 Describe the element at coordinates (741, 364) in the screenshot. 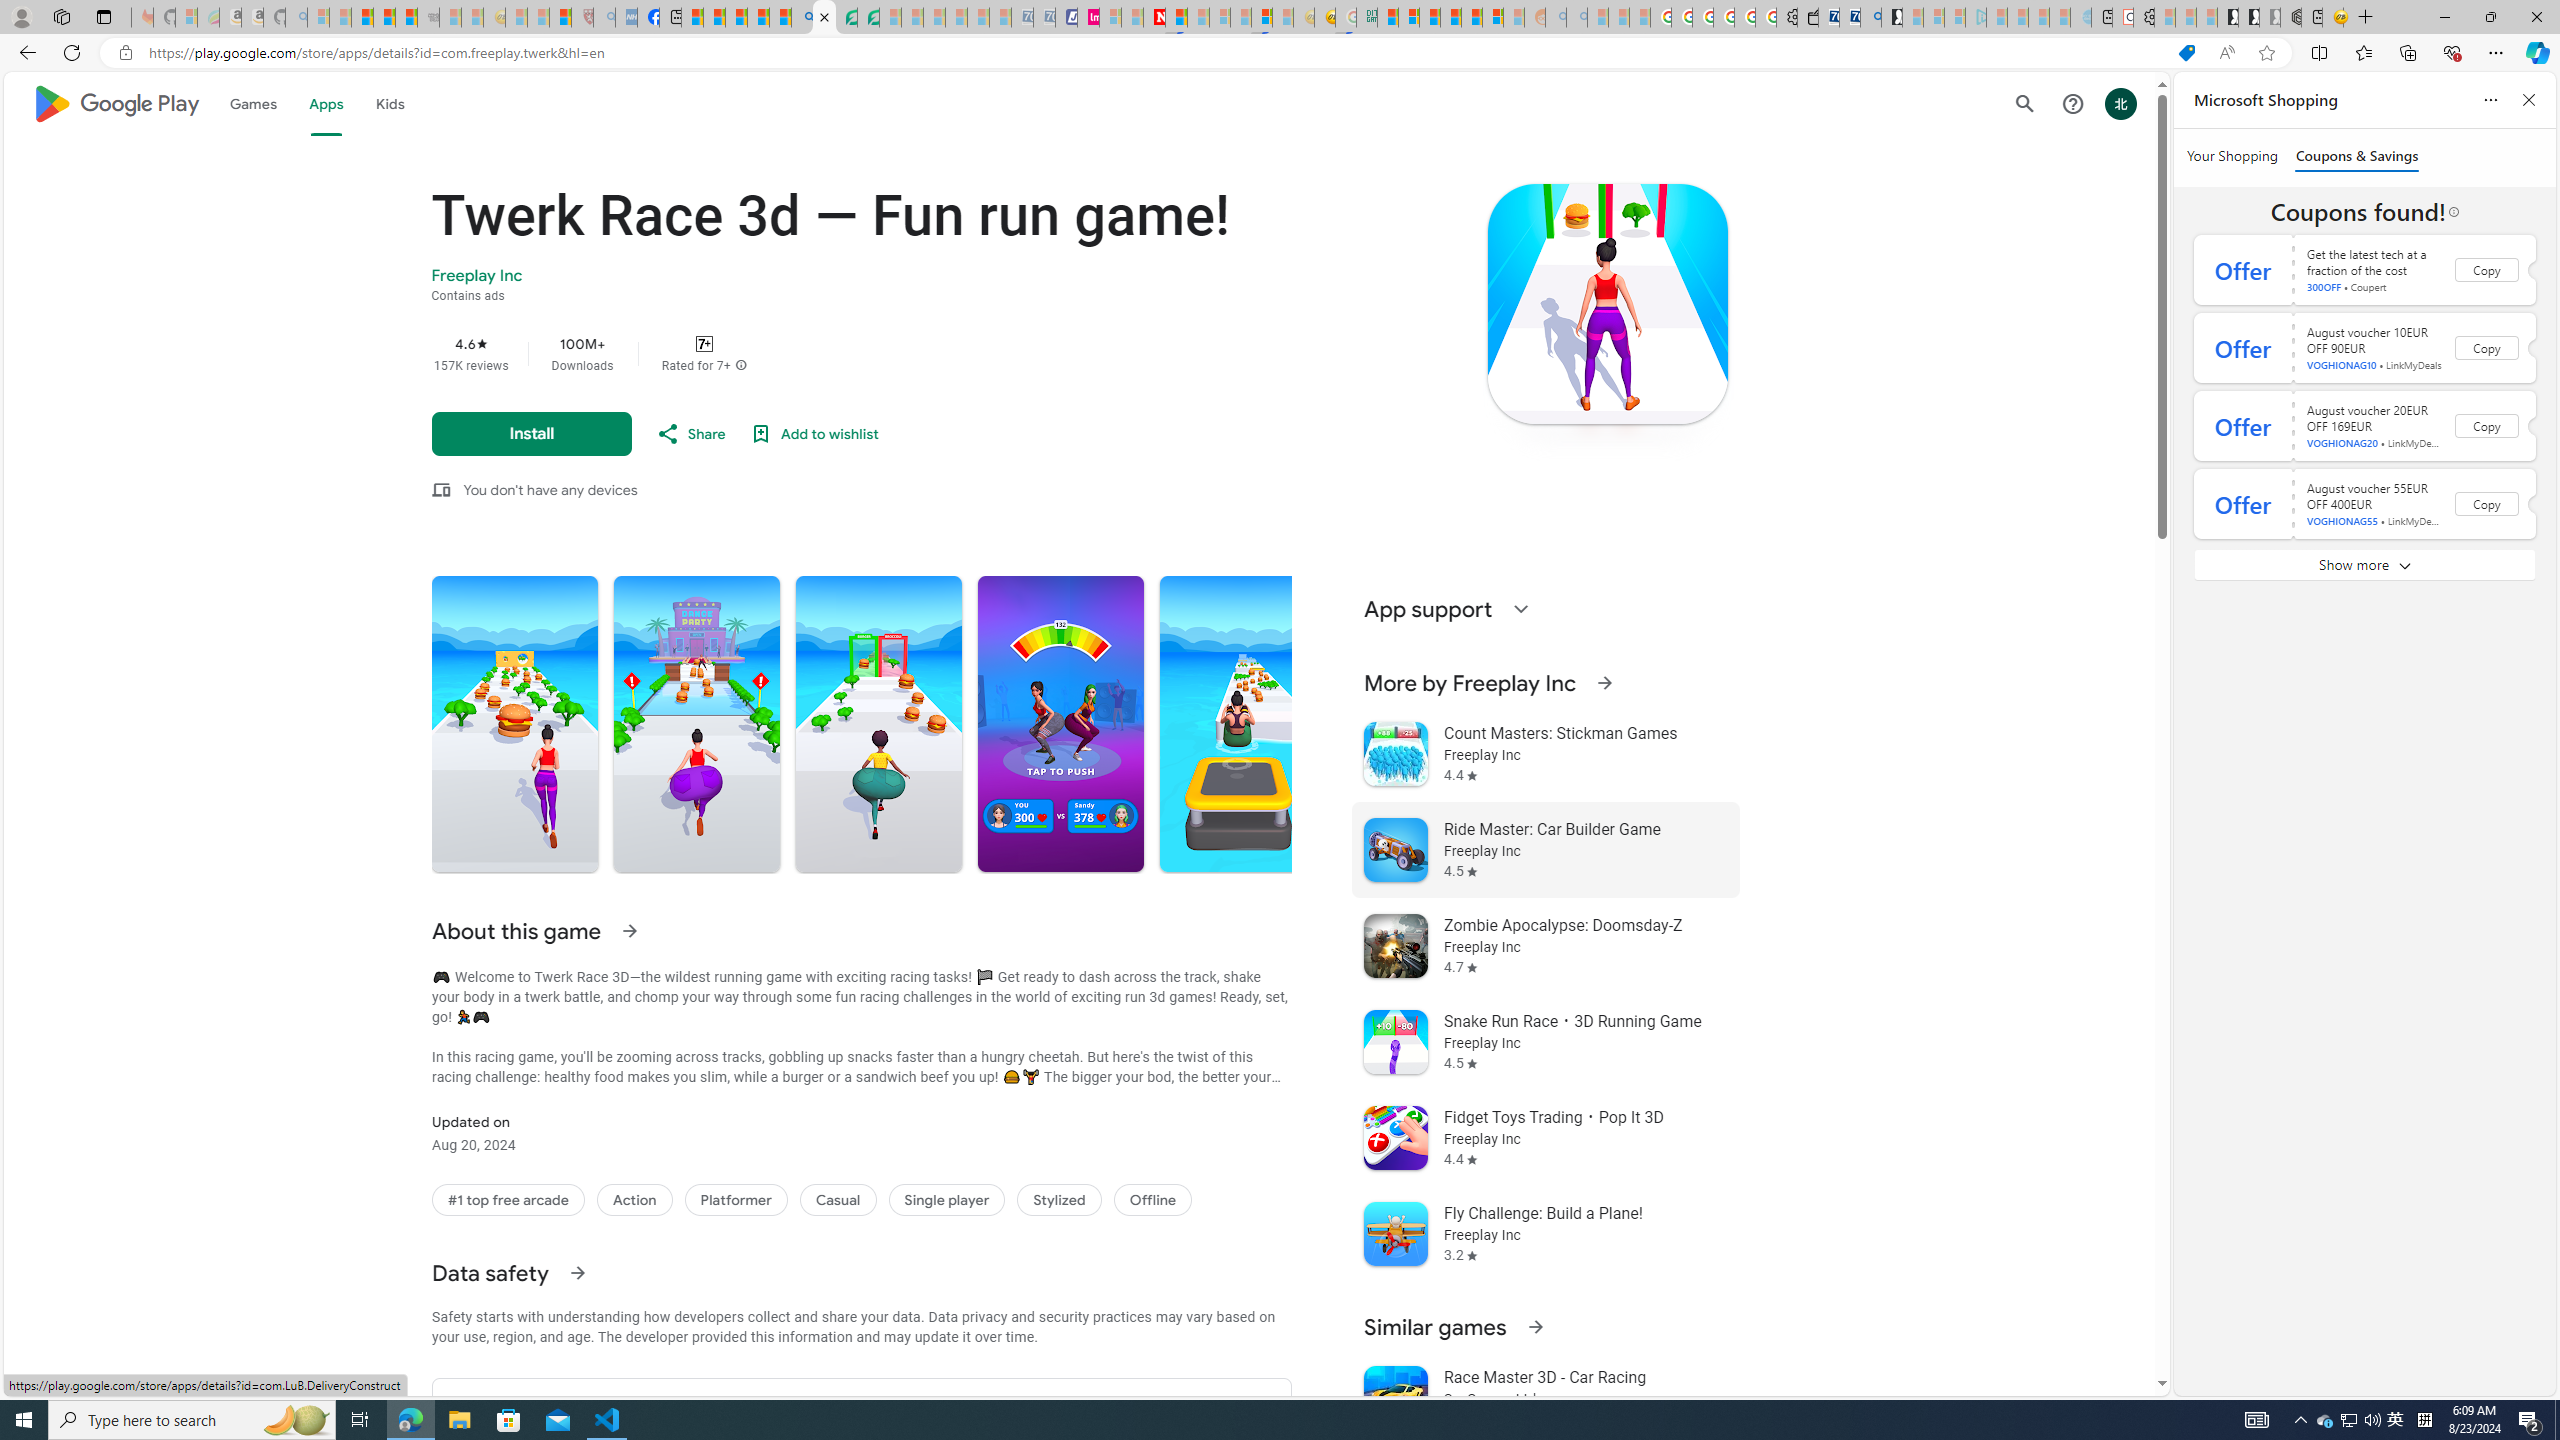

I see `'More info about this content rating'` at that location.